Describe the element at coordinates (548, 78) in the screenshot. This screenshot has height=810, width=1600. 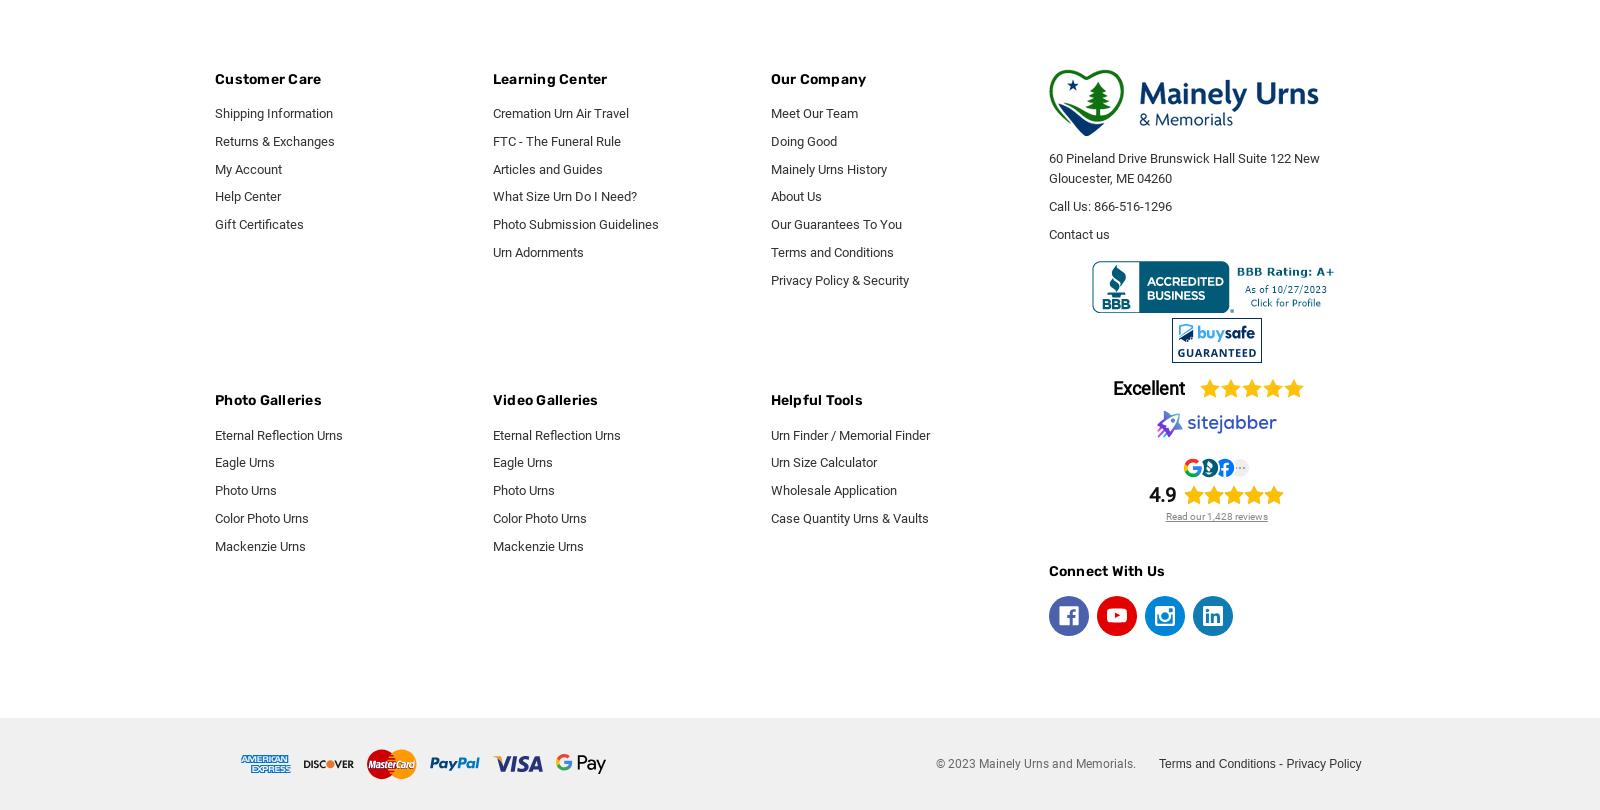
I see `'Learning Center'` at that location.